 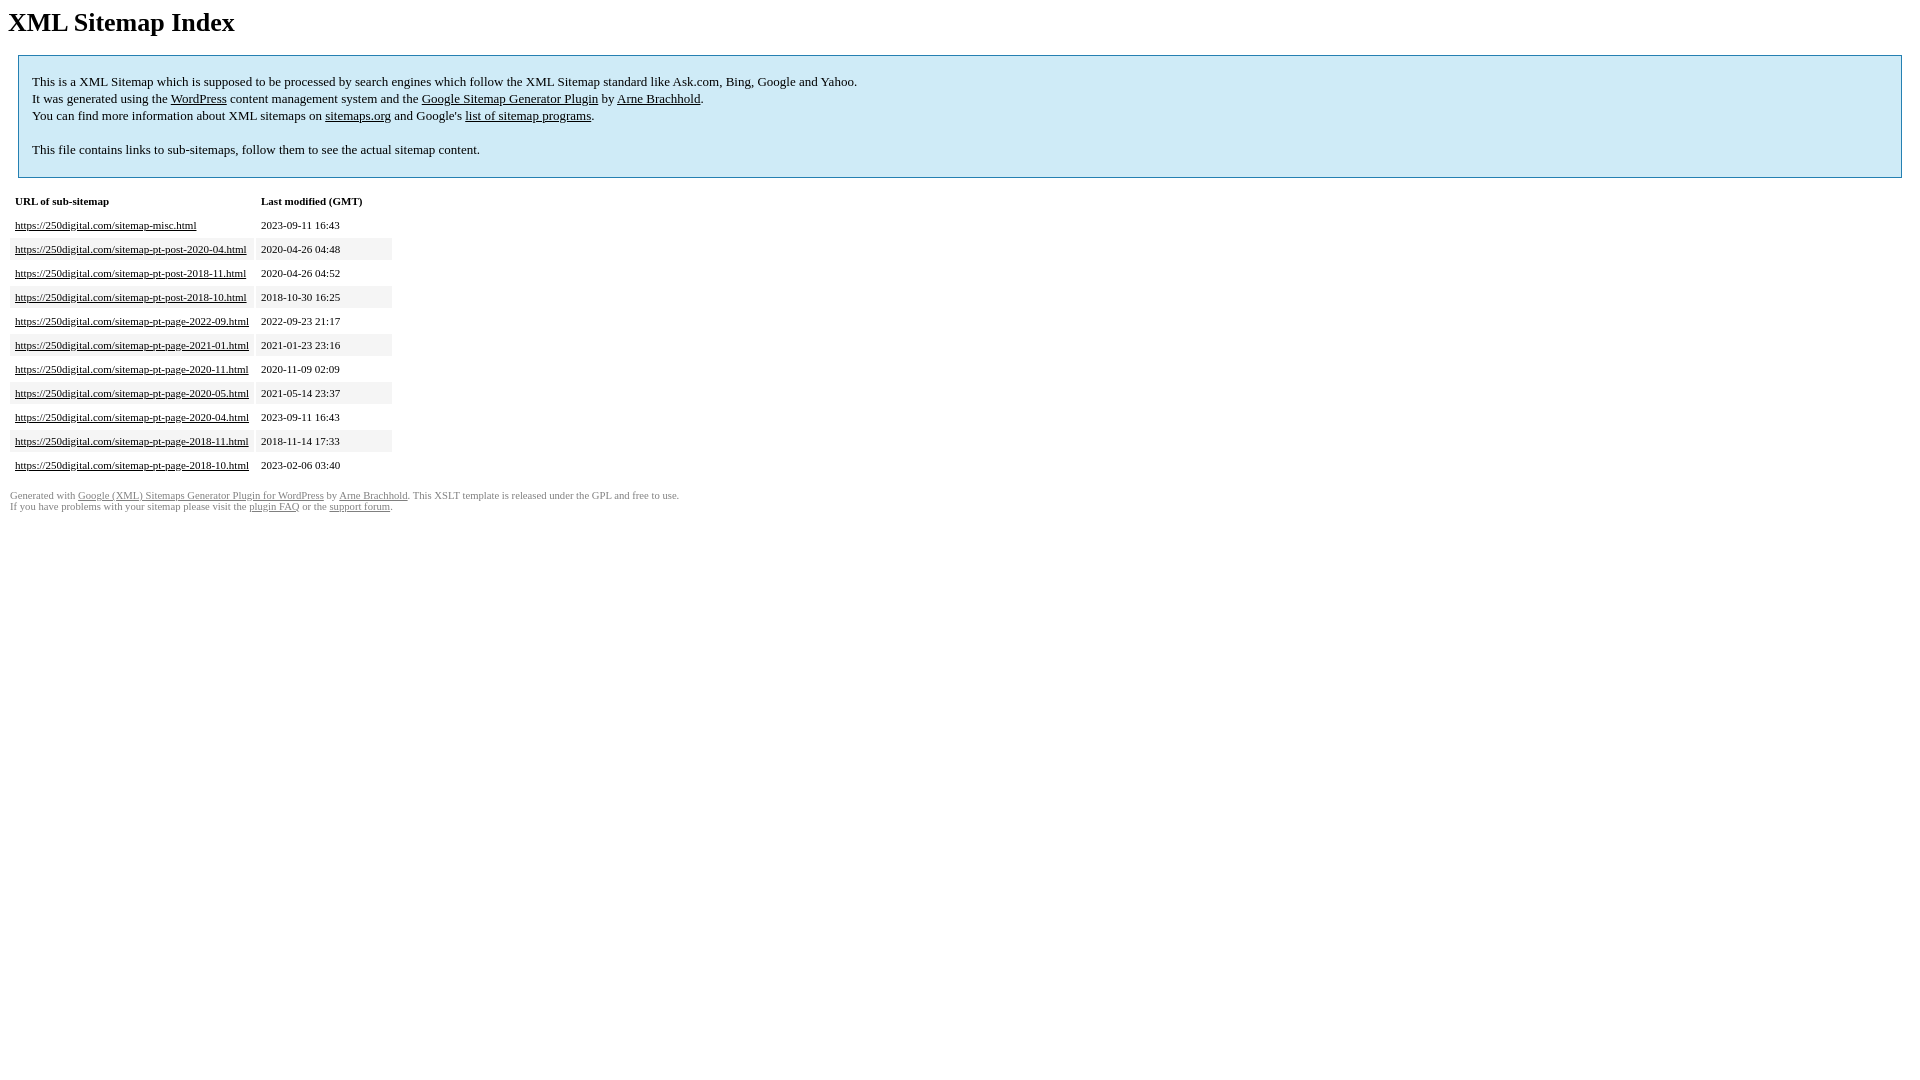 I want to click on 'https://250digital.com/sitemap-pt-post-2018-11.html', so click(x=129, y=273).